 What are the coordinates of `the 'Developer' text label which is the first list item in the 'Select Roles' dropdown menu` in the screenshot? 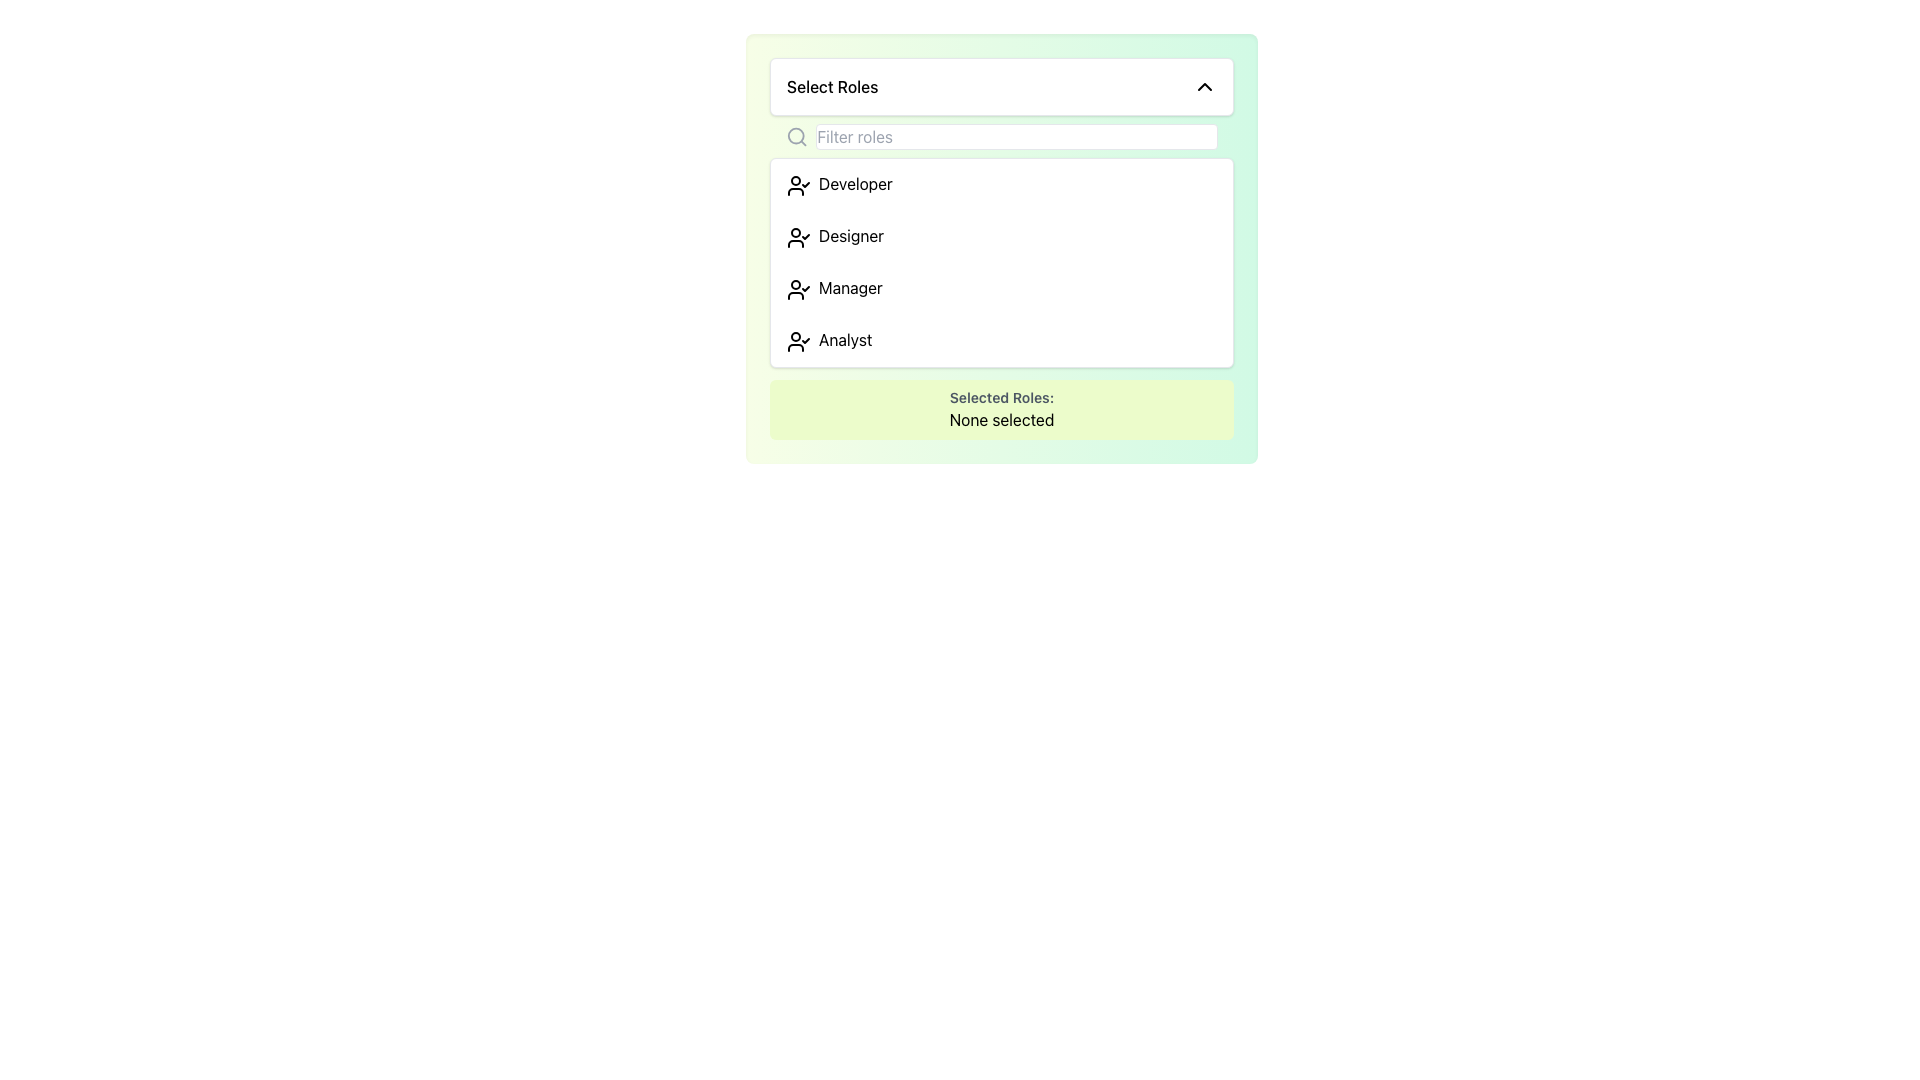 It's located at (839, 185).